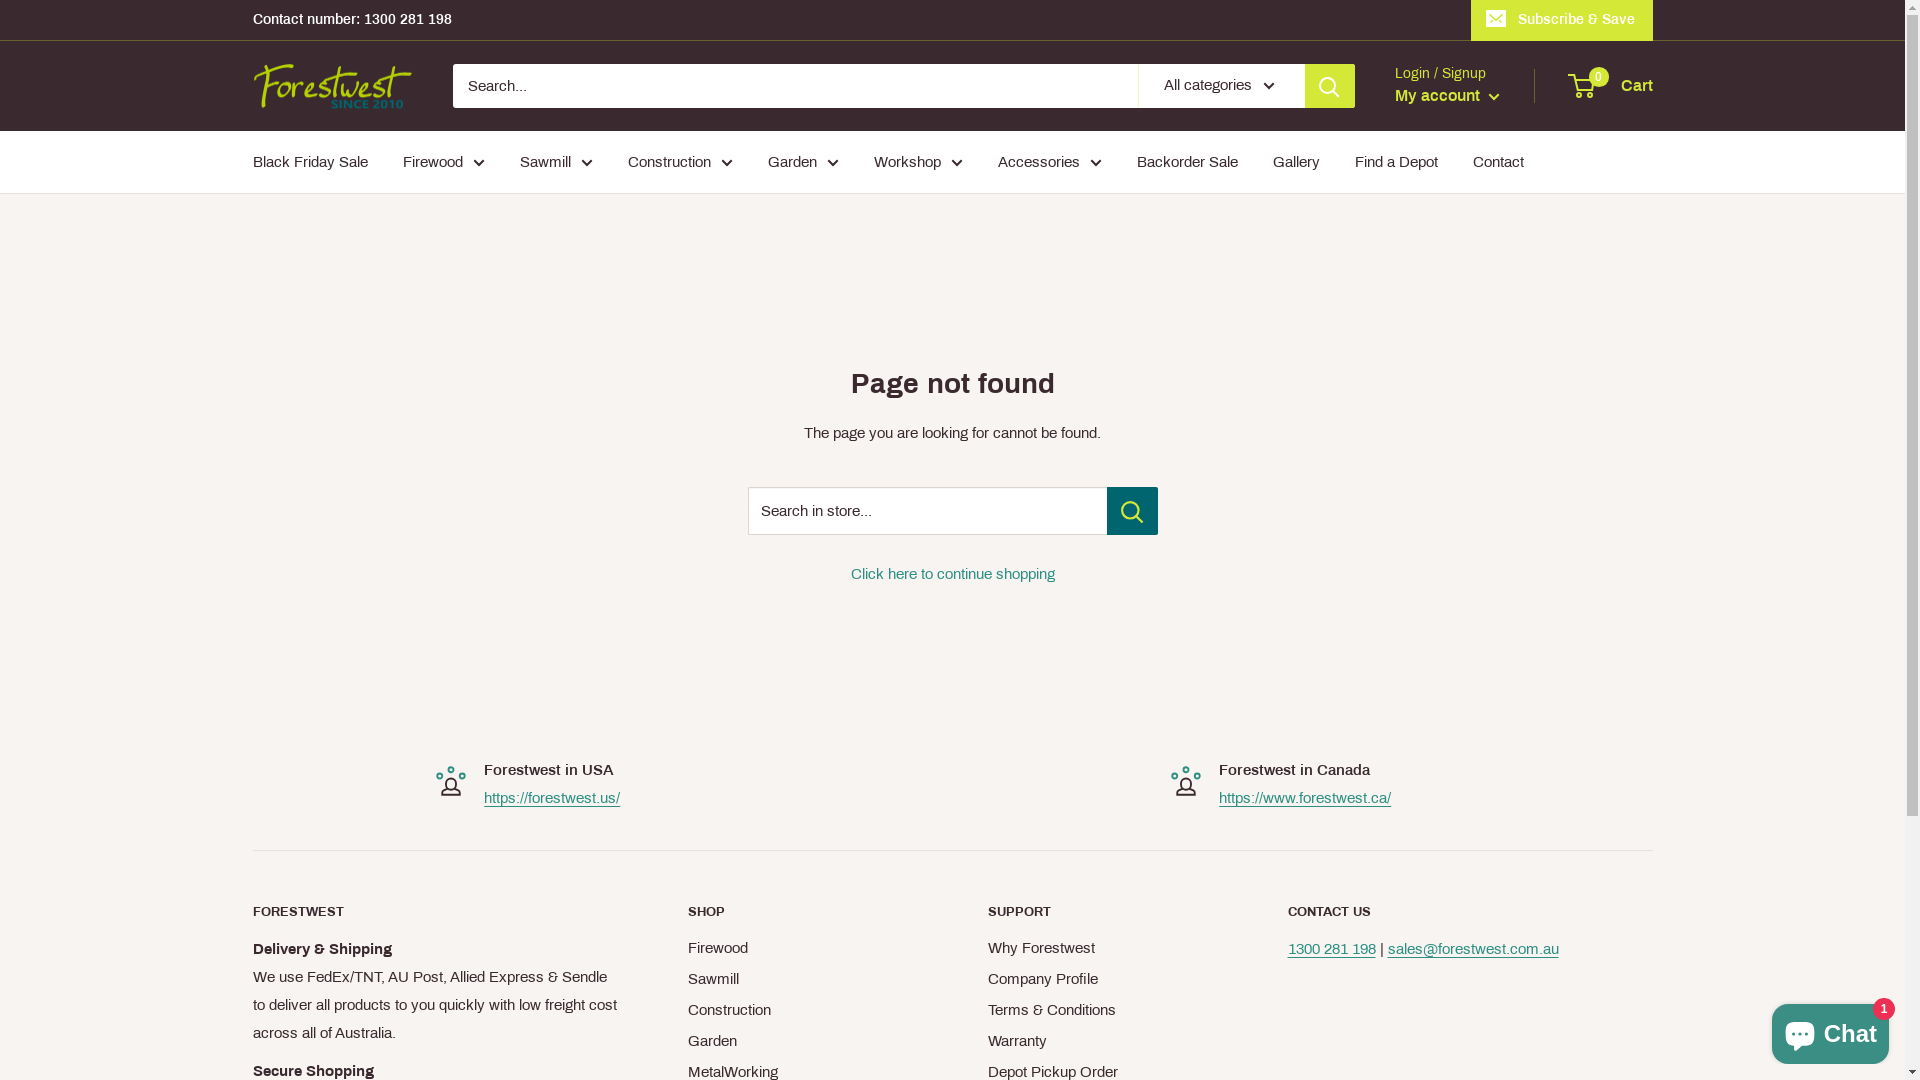 Image resolution: width=1920 pixels, height=1080 pixels. I want to click on 'Company Profile', so click(1102, 978).